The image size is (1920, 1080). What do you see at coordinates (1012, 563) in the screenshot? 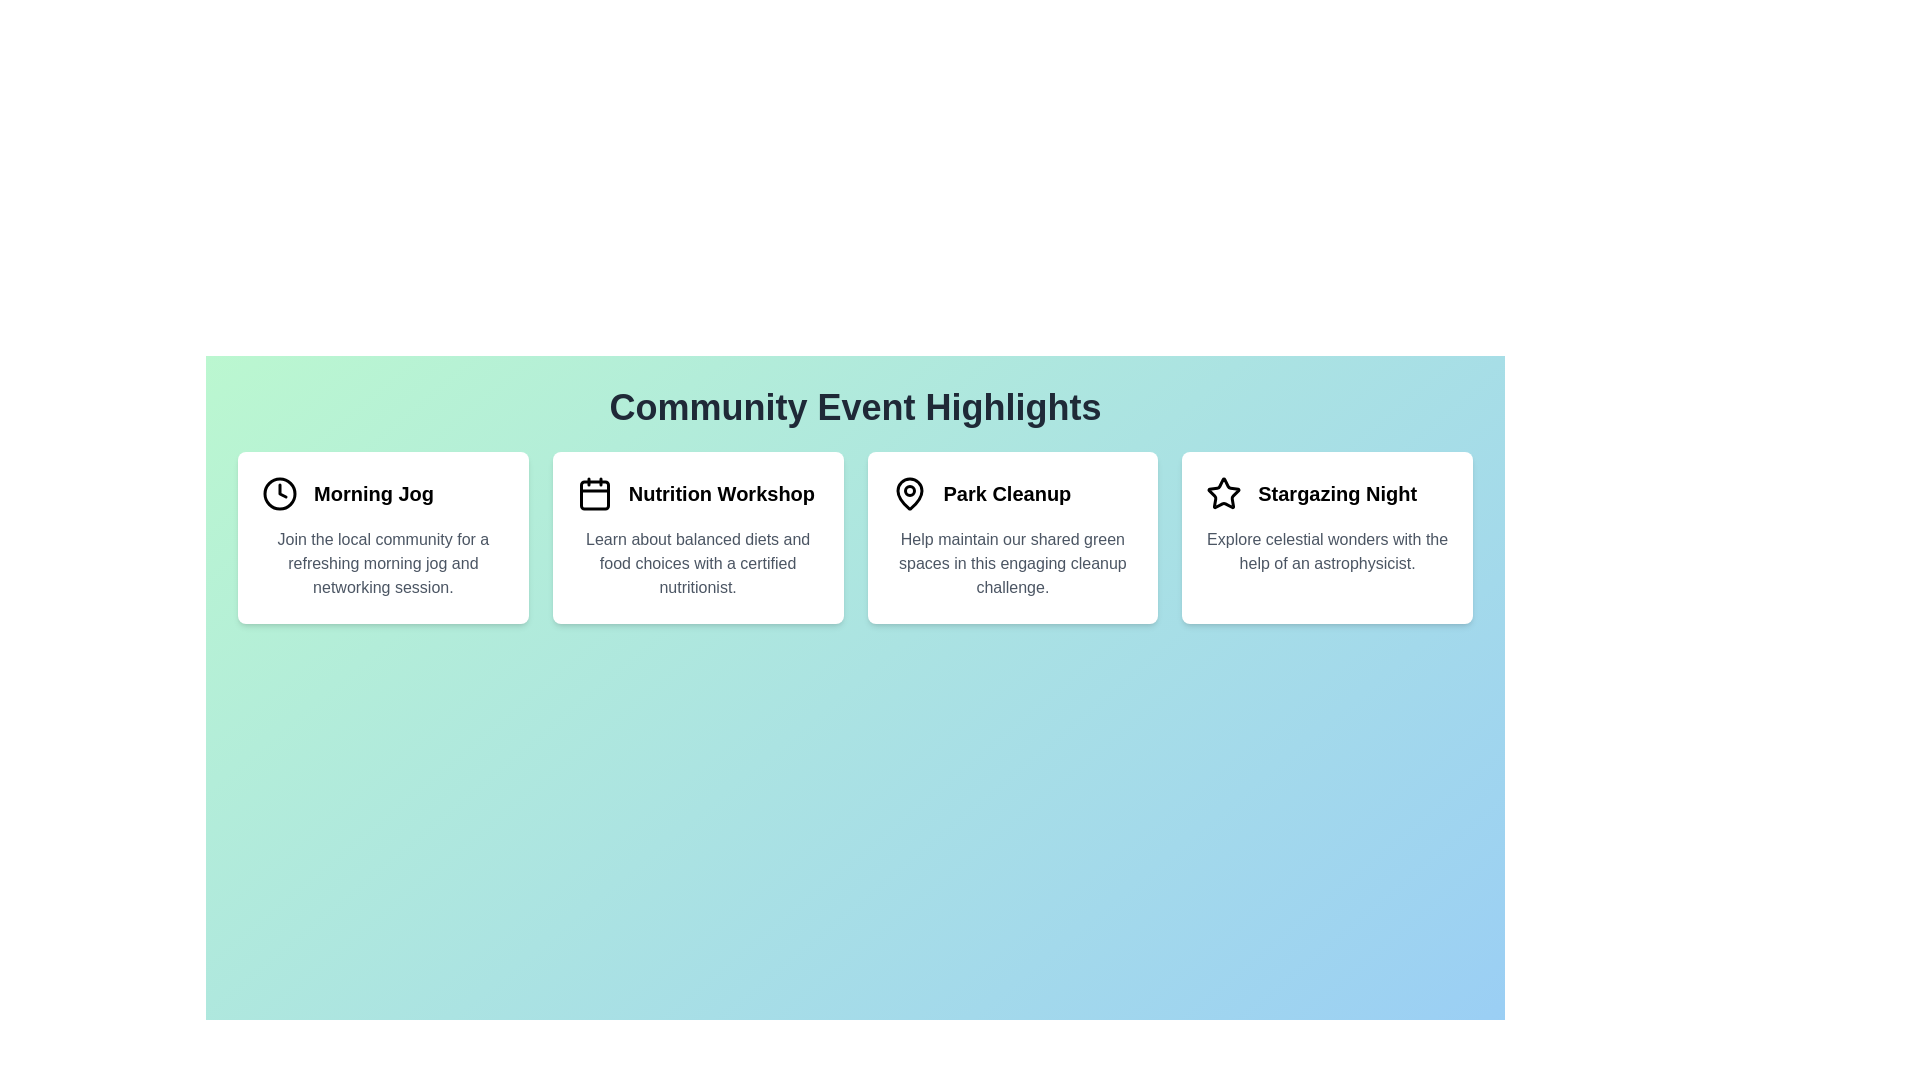
I see `the text block providing a brief description of the 'Park Cleanup' event, which is located below the title and map pin icon in the third card of four displayed cards` at bounding box center [1012, 563].